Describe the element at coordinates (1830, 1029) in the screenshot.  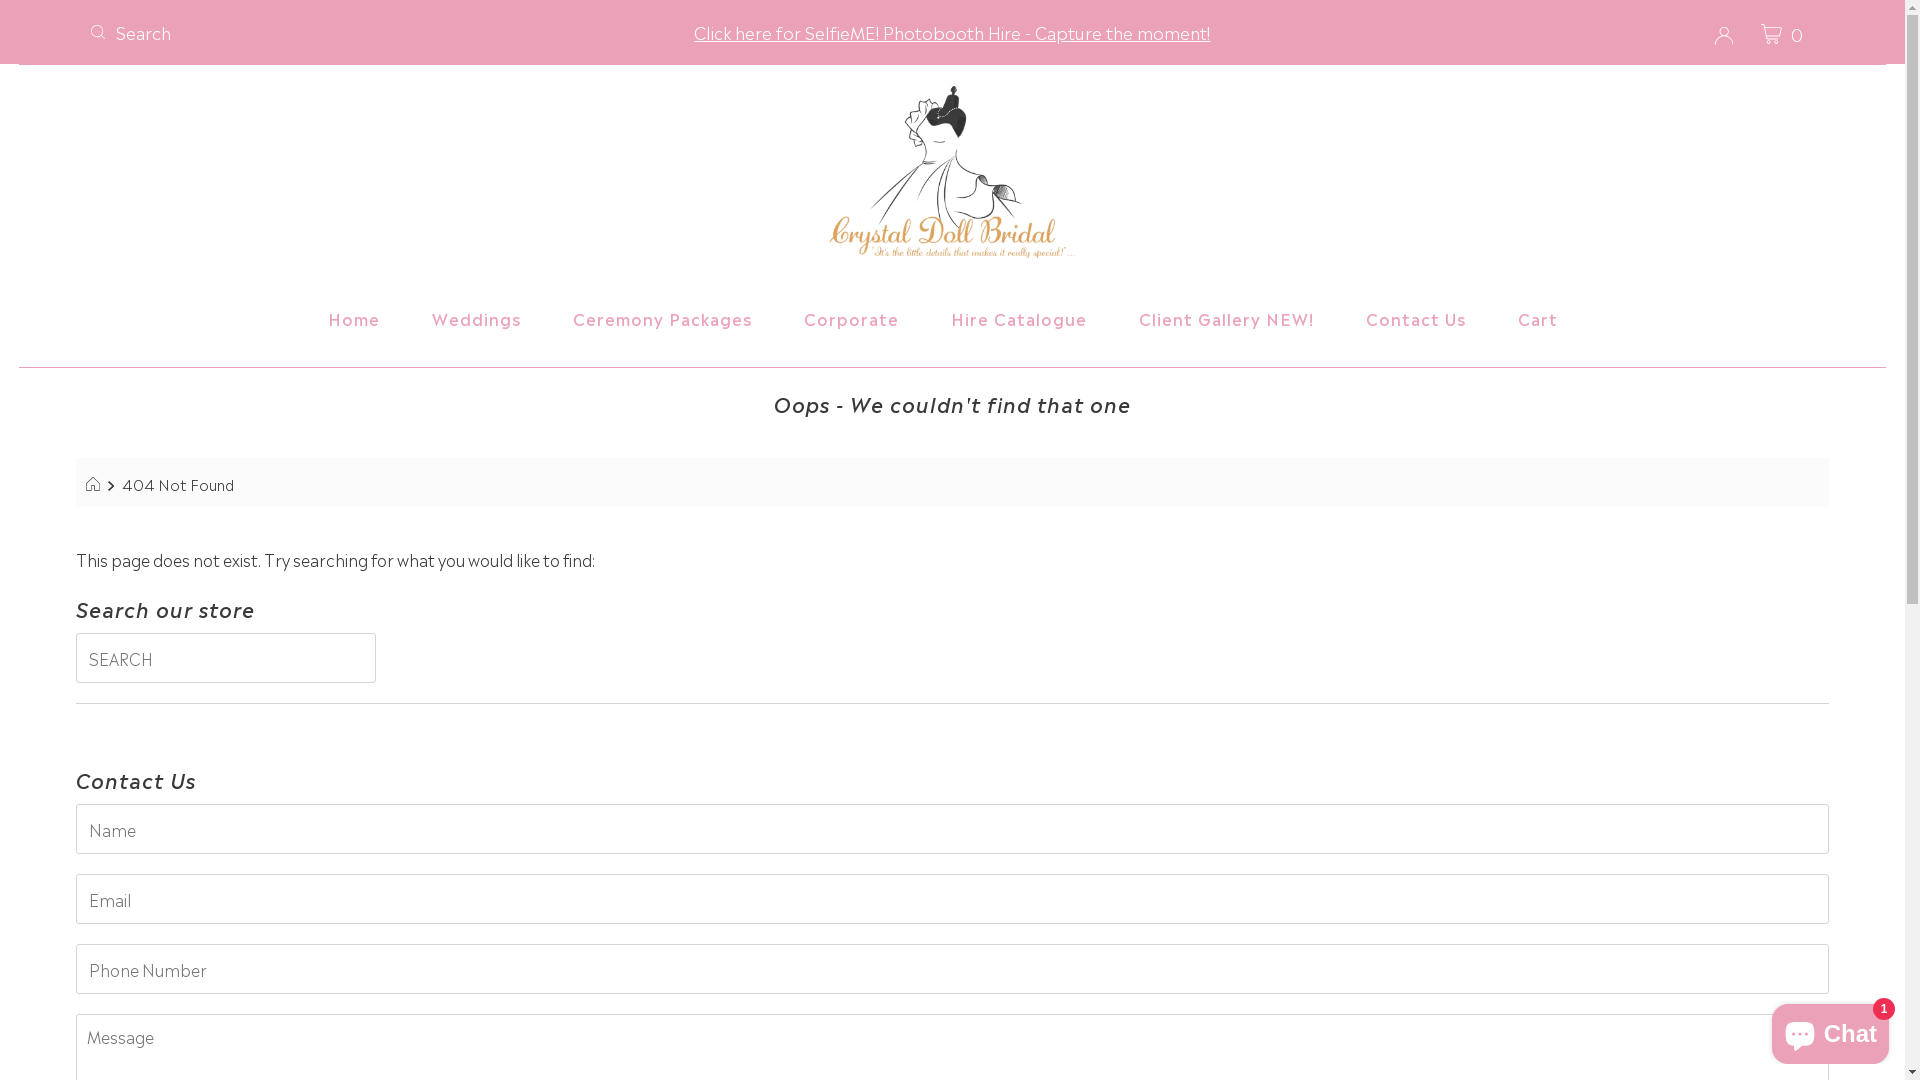
I see `'Shopify online store chat'` at that location.